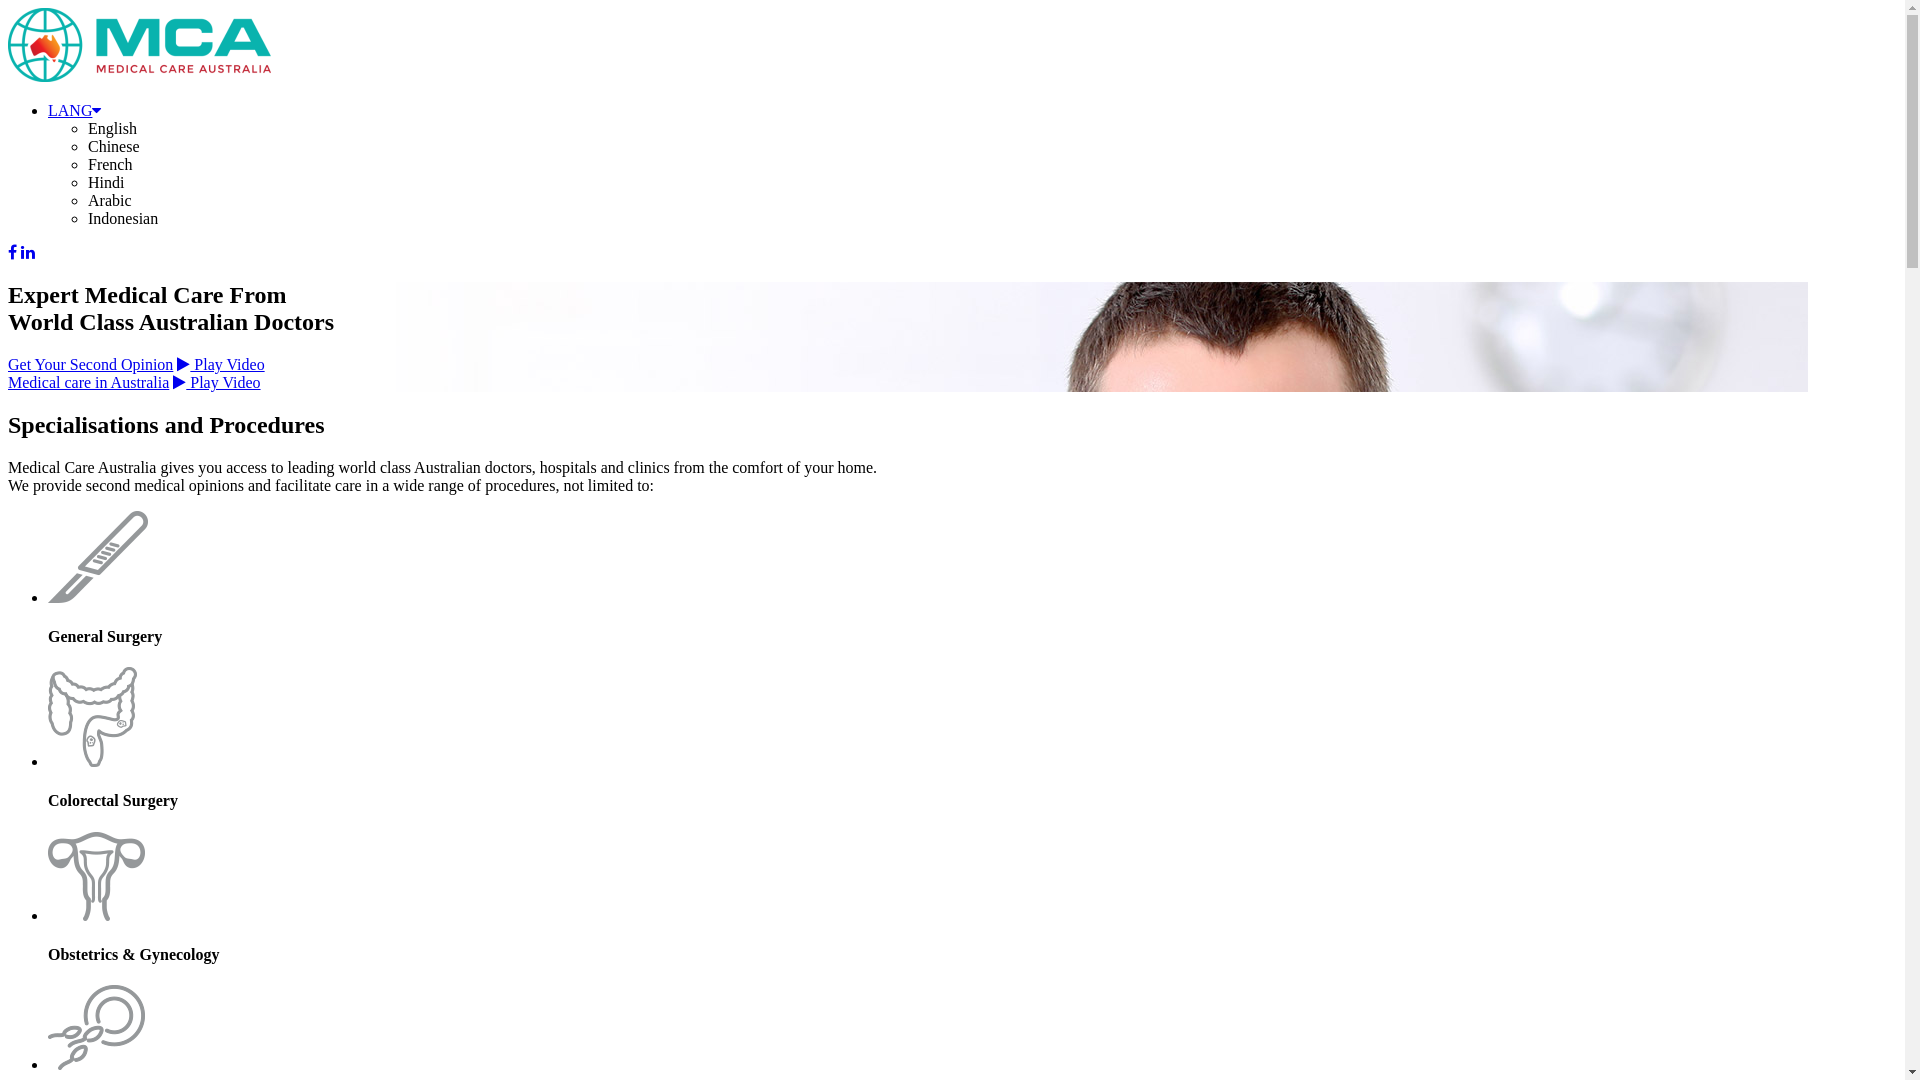  What do you see at coordinates (87, 382) in the screenshot?
I see `'Medical care in Australia'` at bounding box center [87, 382].